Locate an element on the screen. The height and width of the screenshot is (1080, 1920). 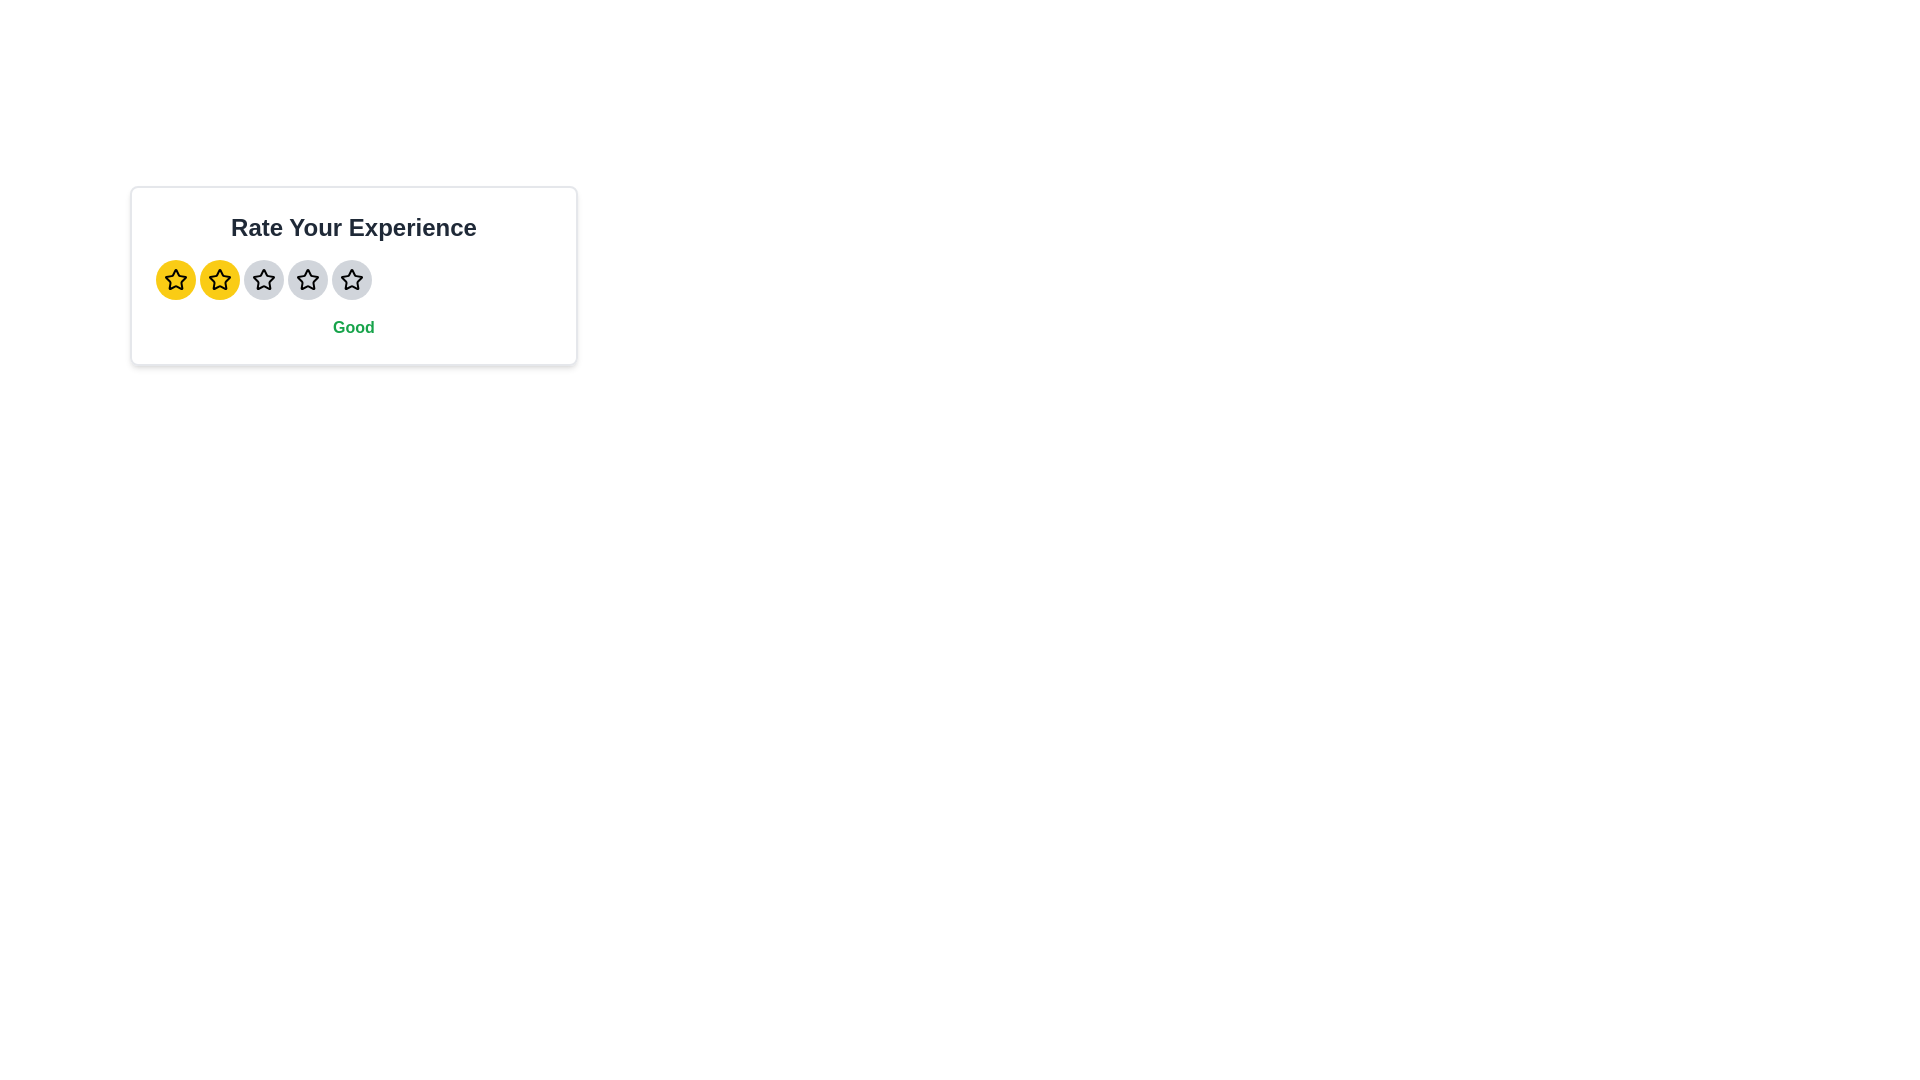
the first star icon, which is filled with yellow and outlined in black is located at coordinates (176, 279).